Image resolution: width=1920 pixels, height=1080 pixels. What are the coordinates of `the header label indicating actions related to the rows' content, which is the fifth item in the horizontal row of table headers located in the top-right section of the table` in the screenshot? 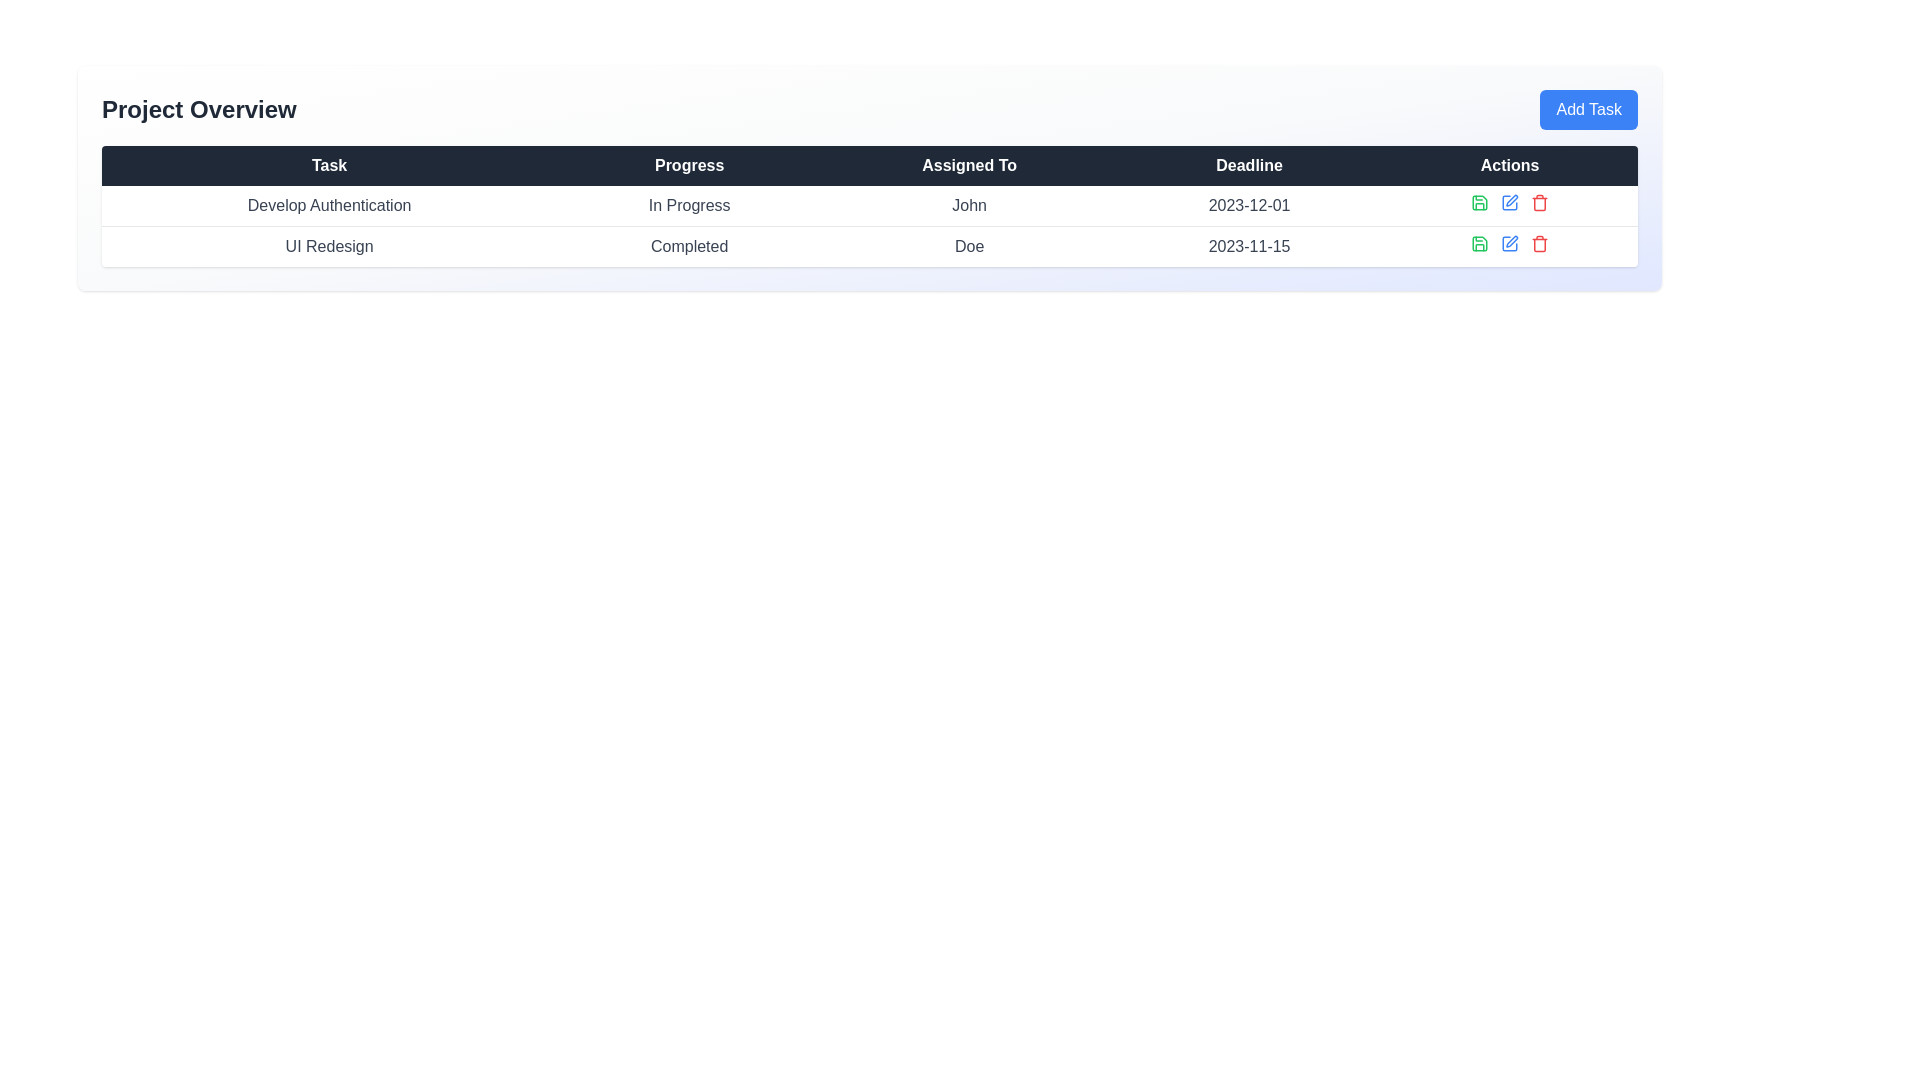 It's located at (1510, 164).